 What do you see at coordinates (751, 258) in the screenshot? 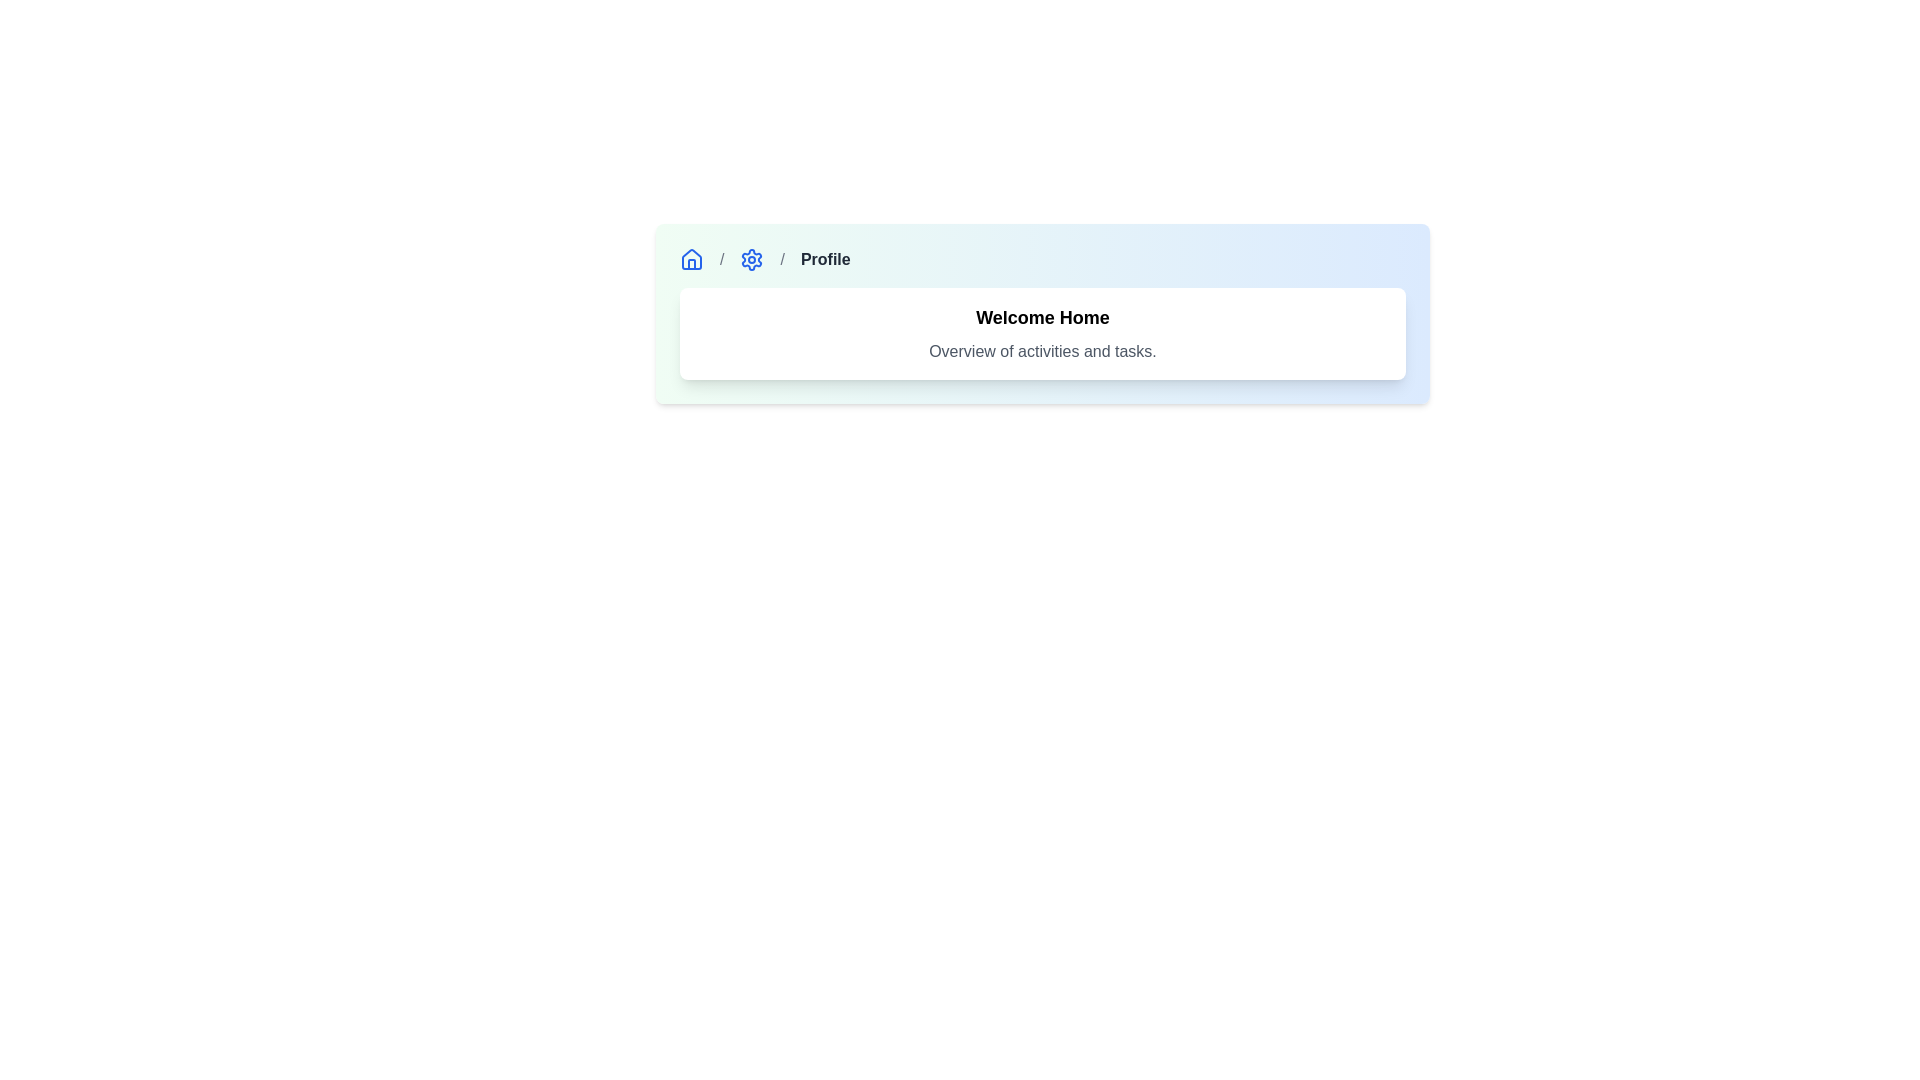
I see `the fifth interactive component in the breadcrumb navigation bar` at bounding box center [751, 258].